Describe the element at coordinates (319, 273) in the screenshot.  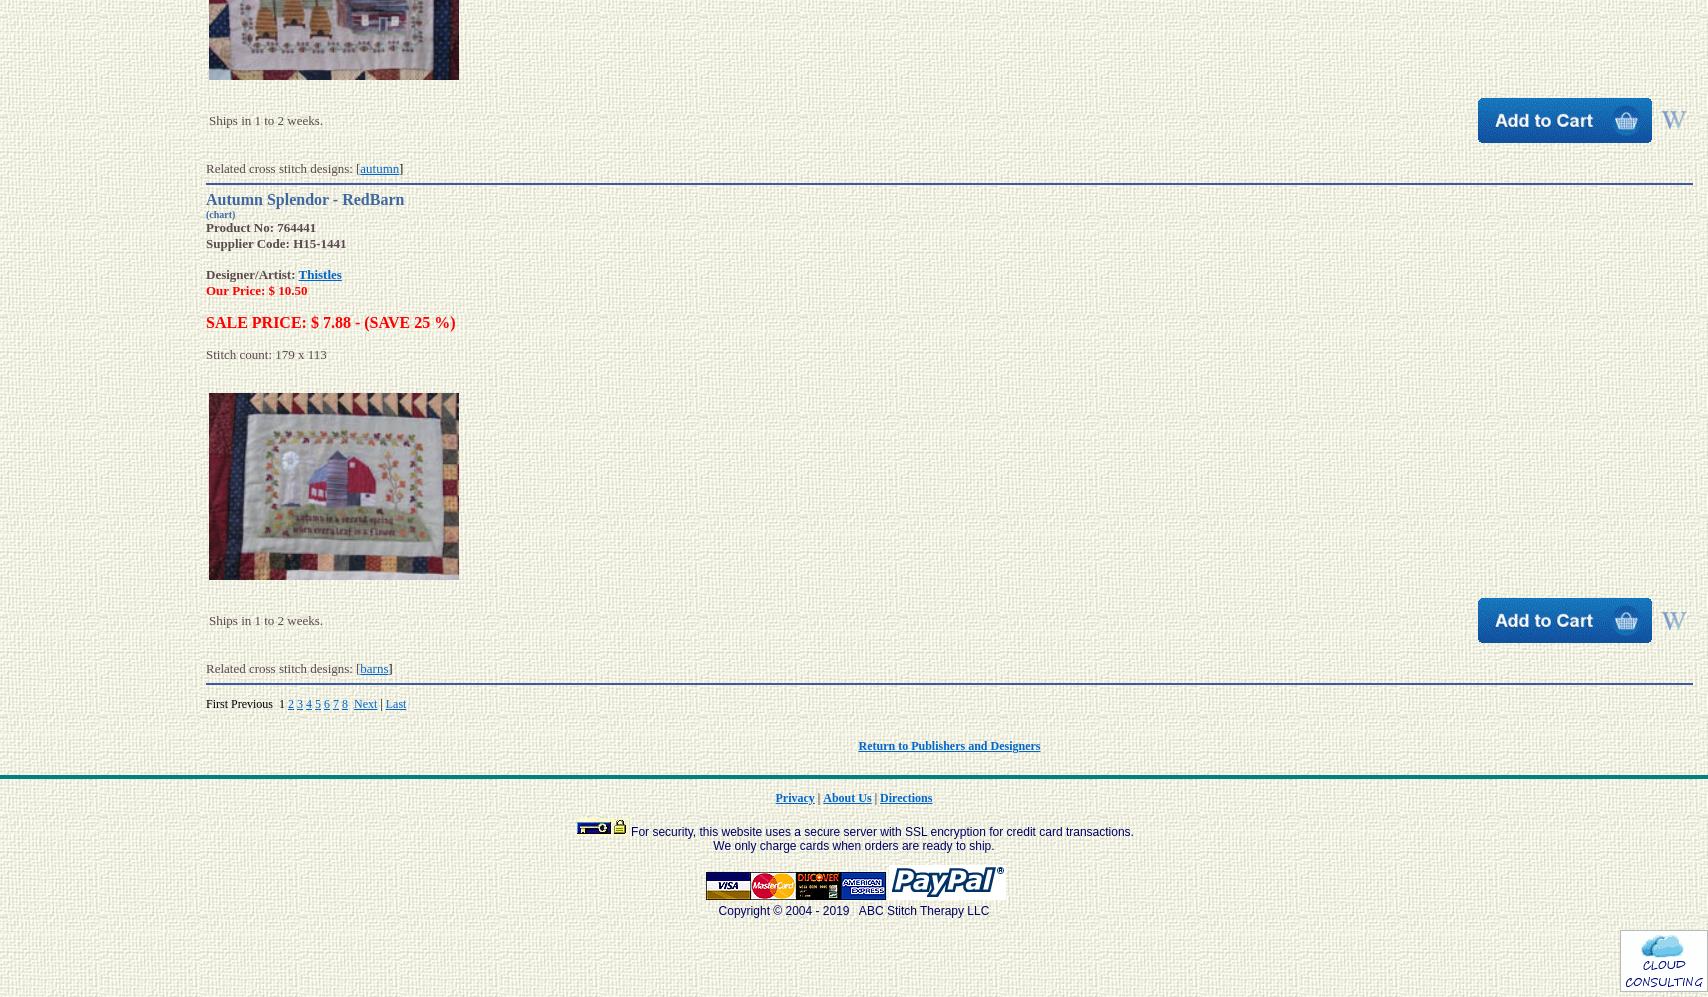
I see `'Thistles'` at that location.